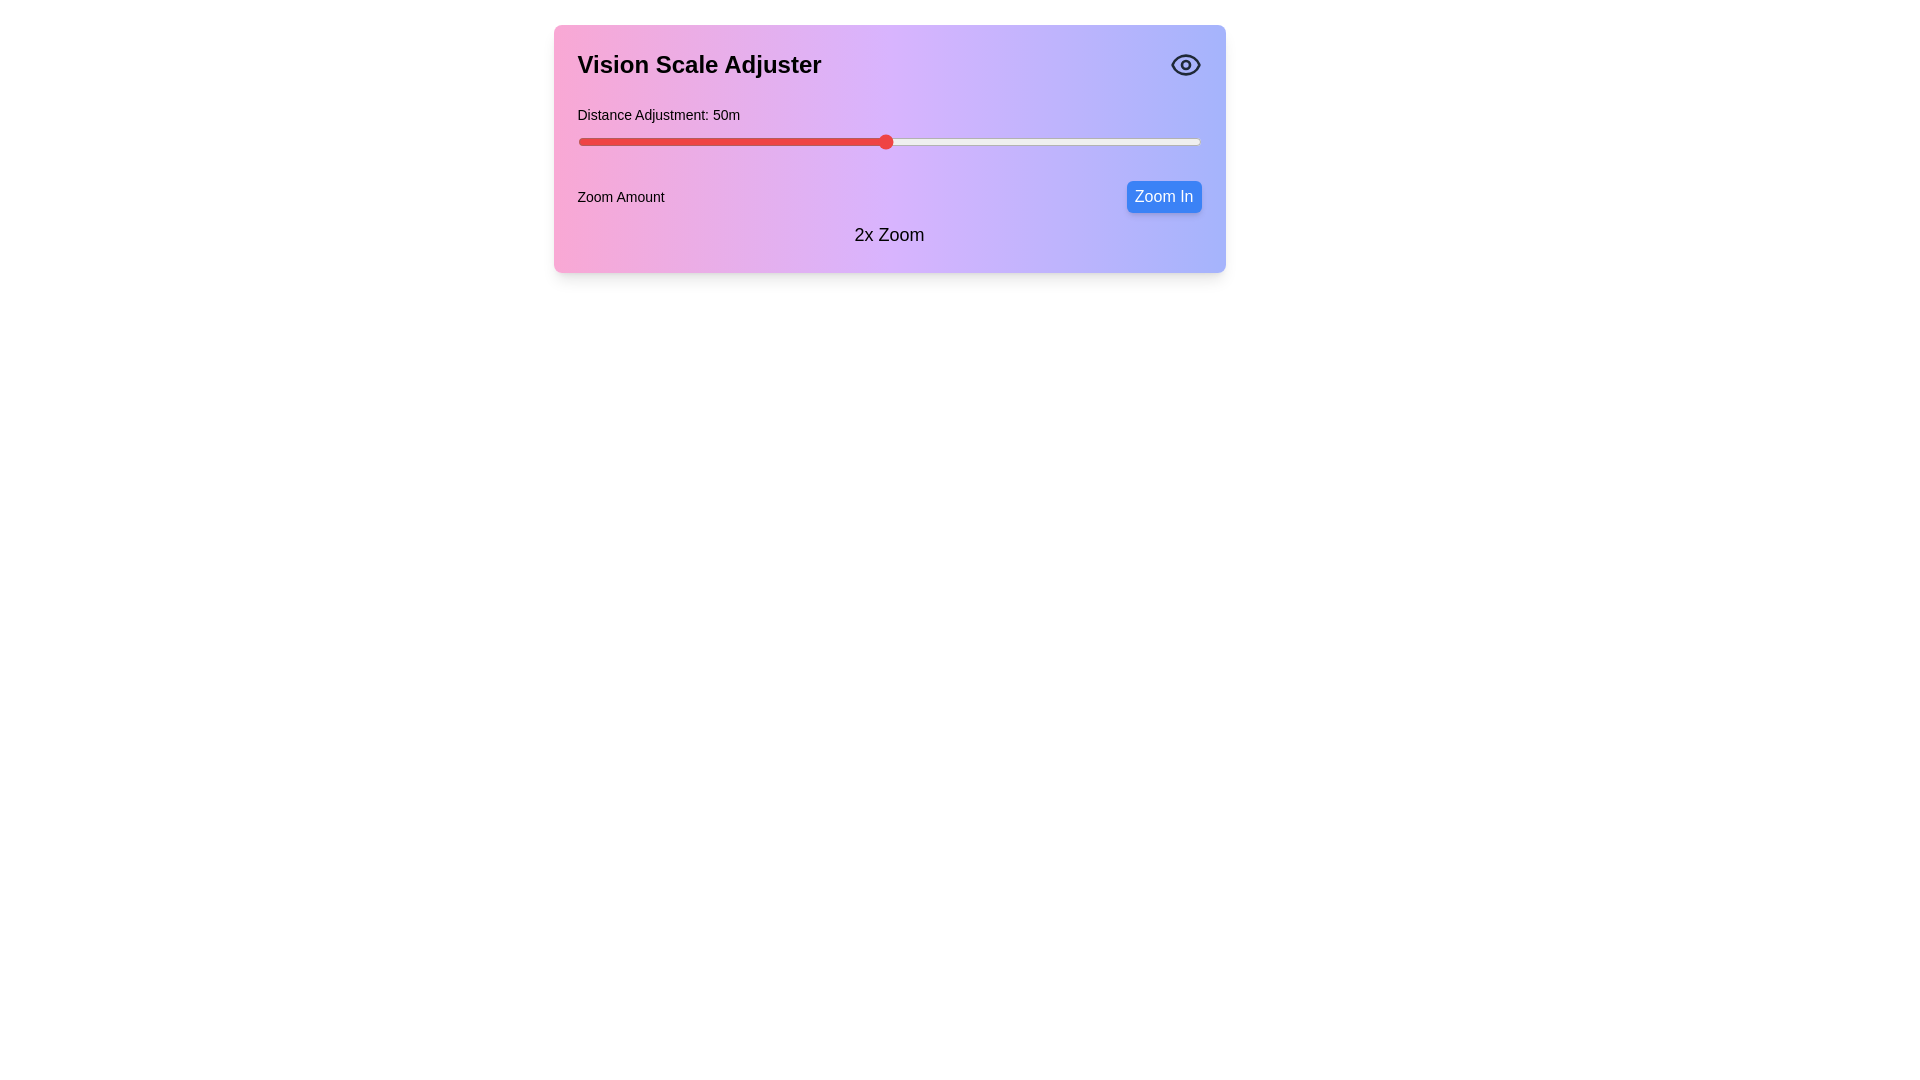  What do you see at coordinates (1185, 64) in the screenshot?
I see `the eye-shaped icon with a thin outline and circular pupil in the header section of the 'Vision Scale Adjuster' interface, located at the far right side adjacent to the title text` at bounding box center [1185, 64].